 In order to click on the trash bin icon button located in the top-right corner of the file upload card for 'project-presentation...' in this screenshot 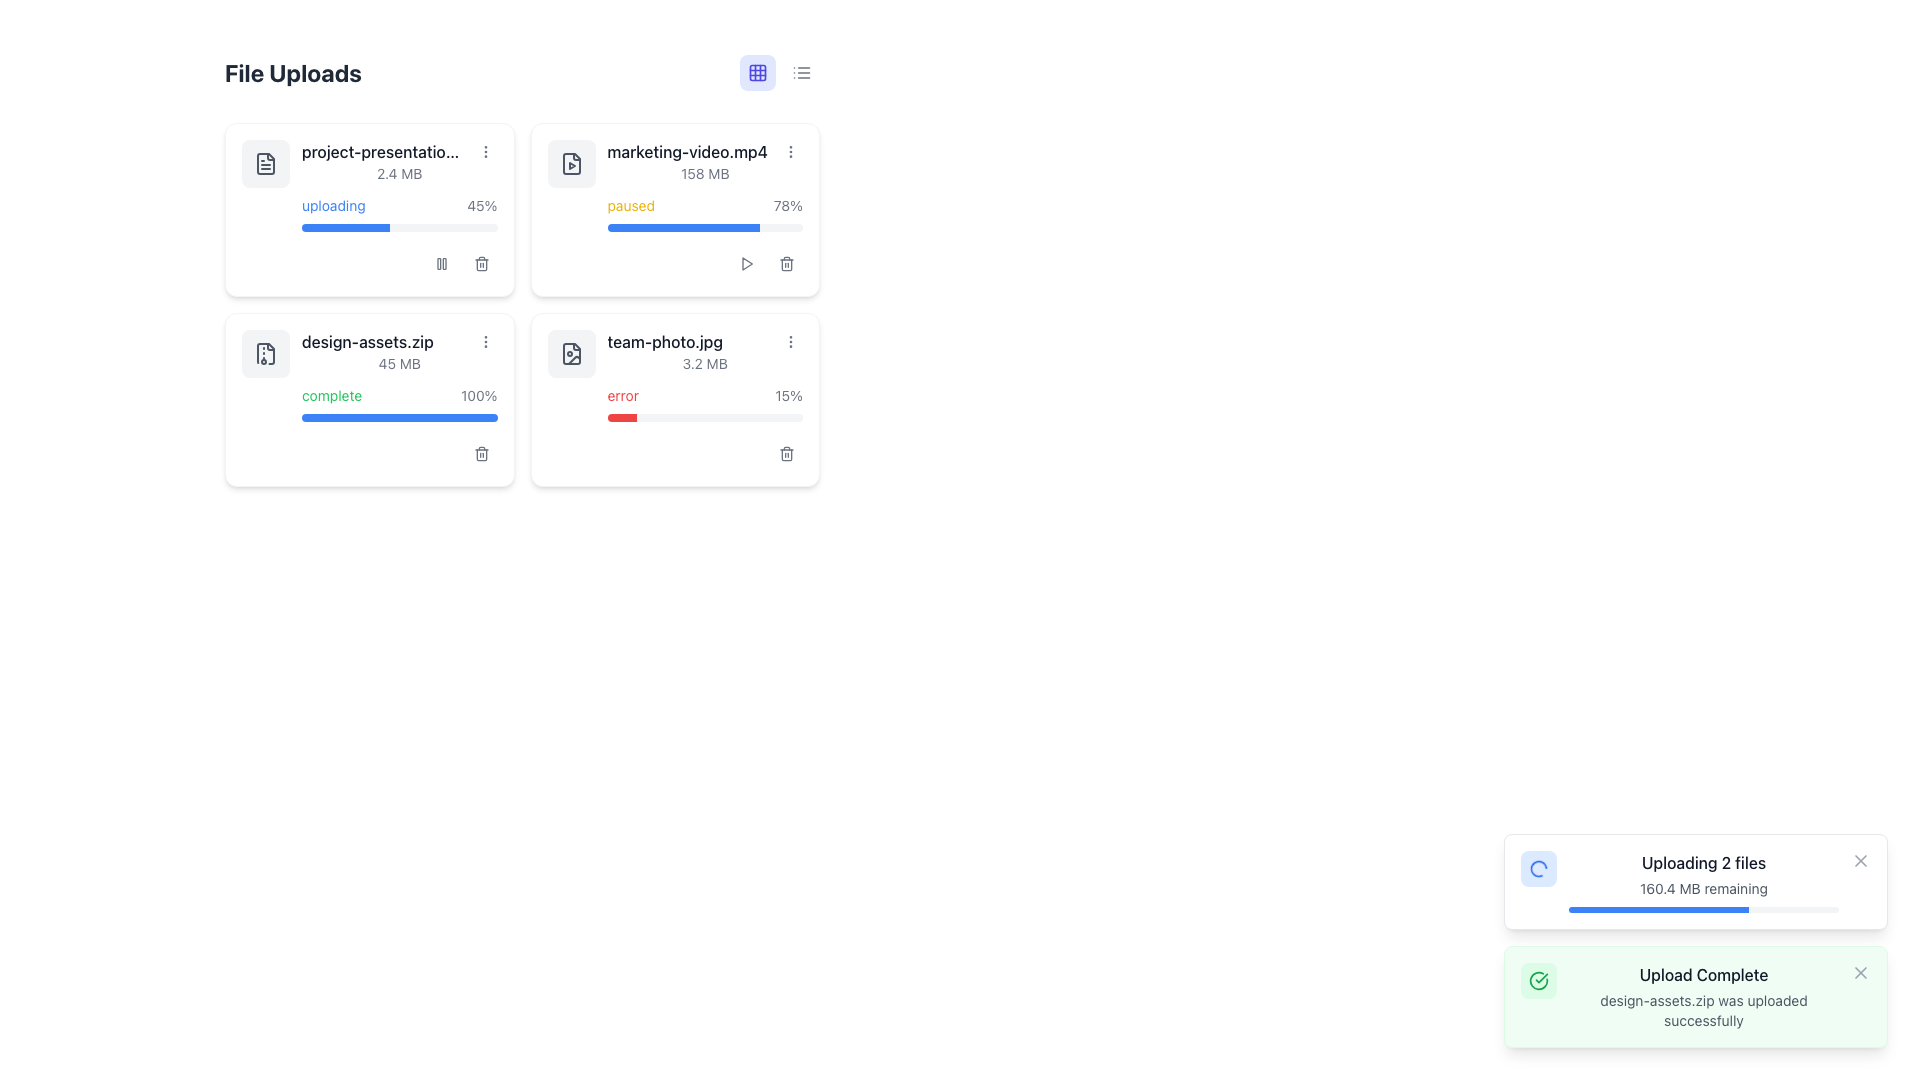, I will do `click(481, 262)`.